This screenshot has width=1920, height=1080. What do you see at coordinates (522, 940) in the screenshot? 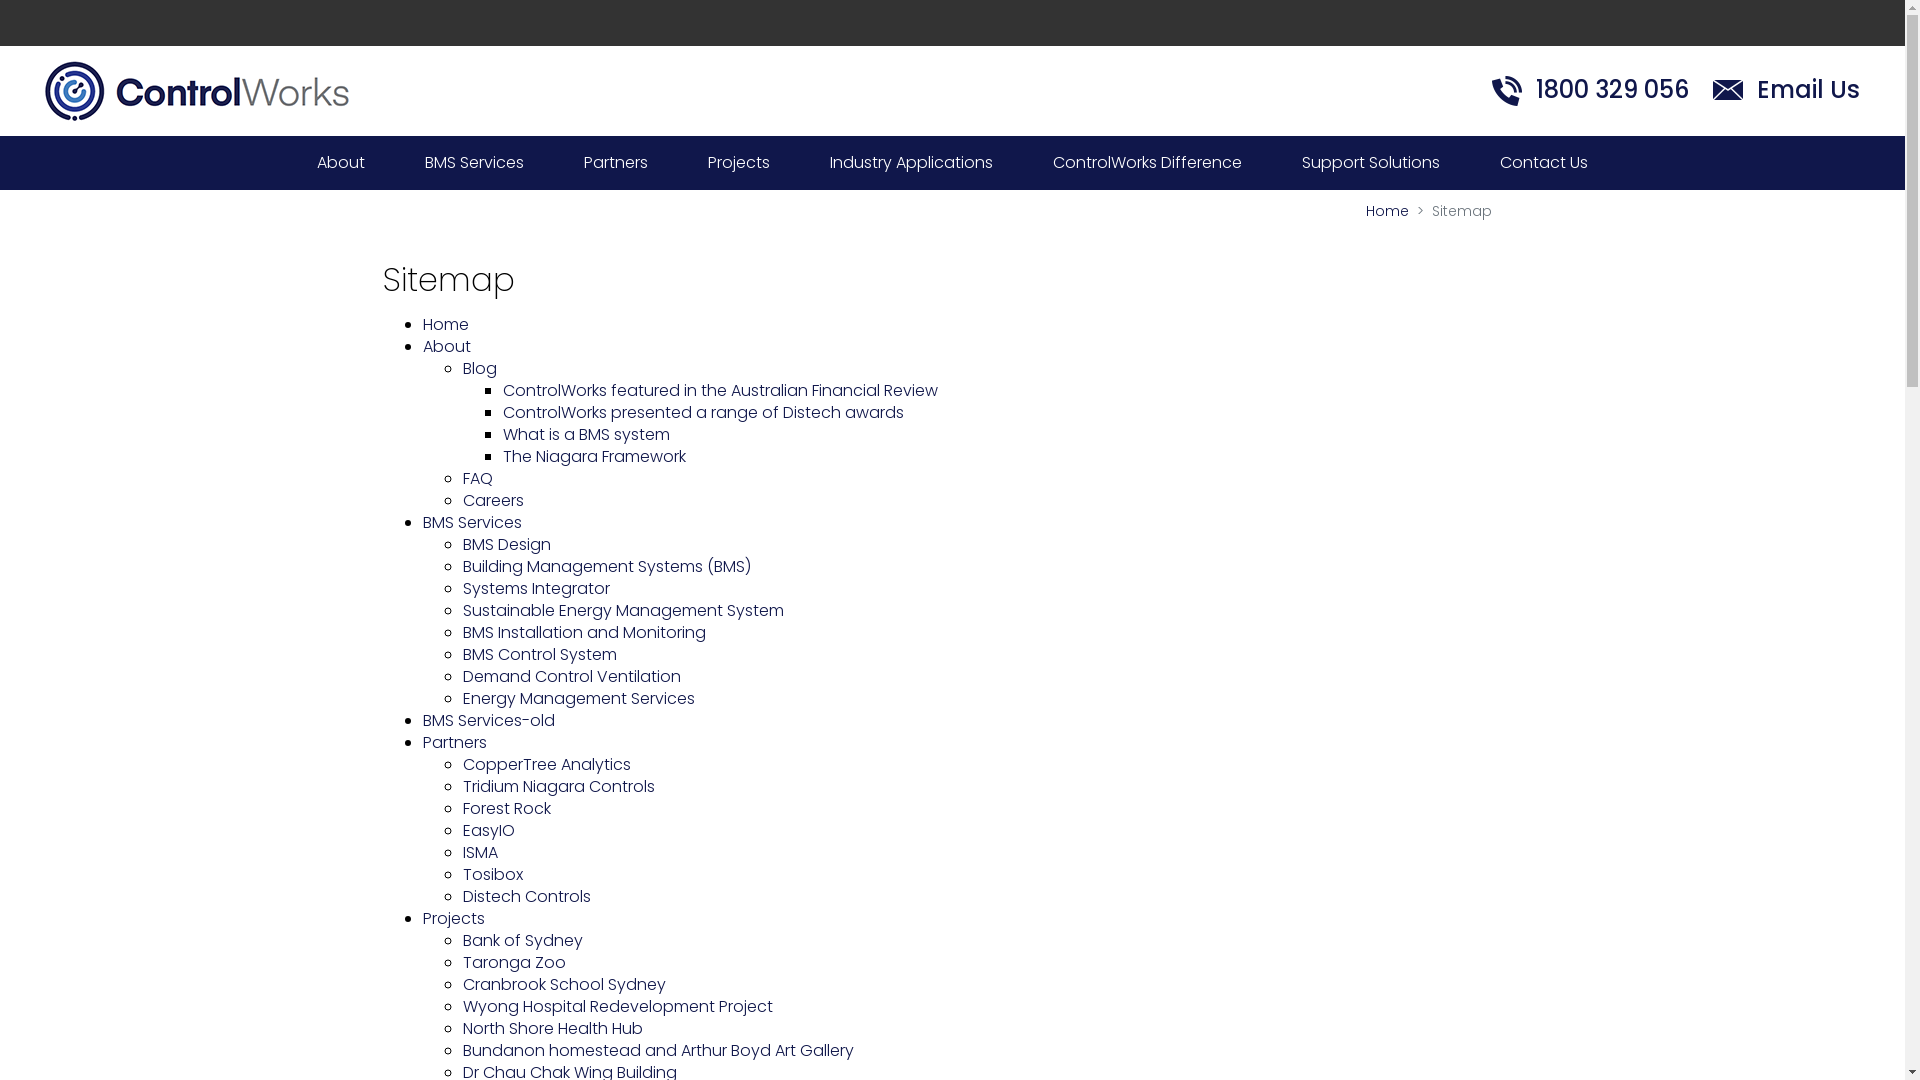
I see `'Bank of Sydney'` at bounding box center [522, 940].